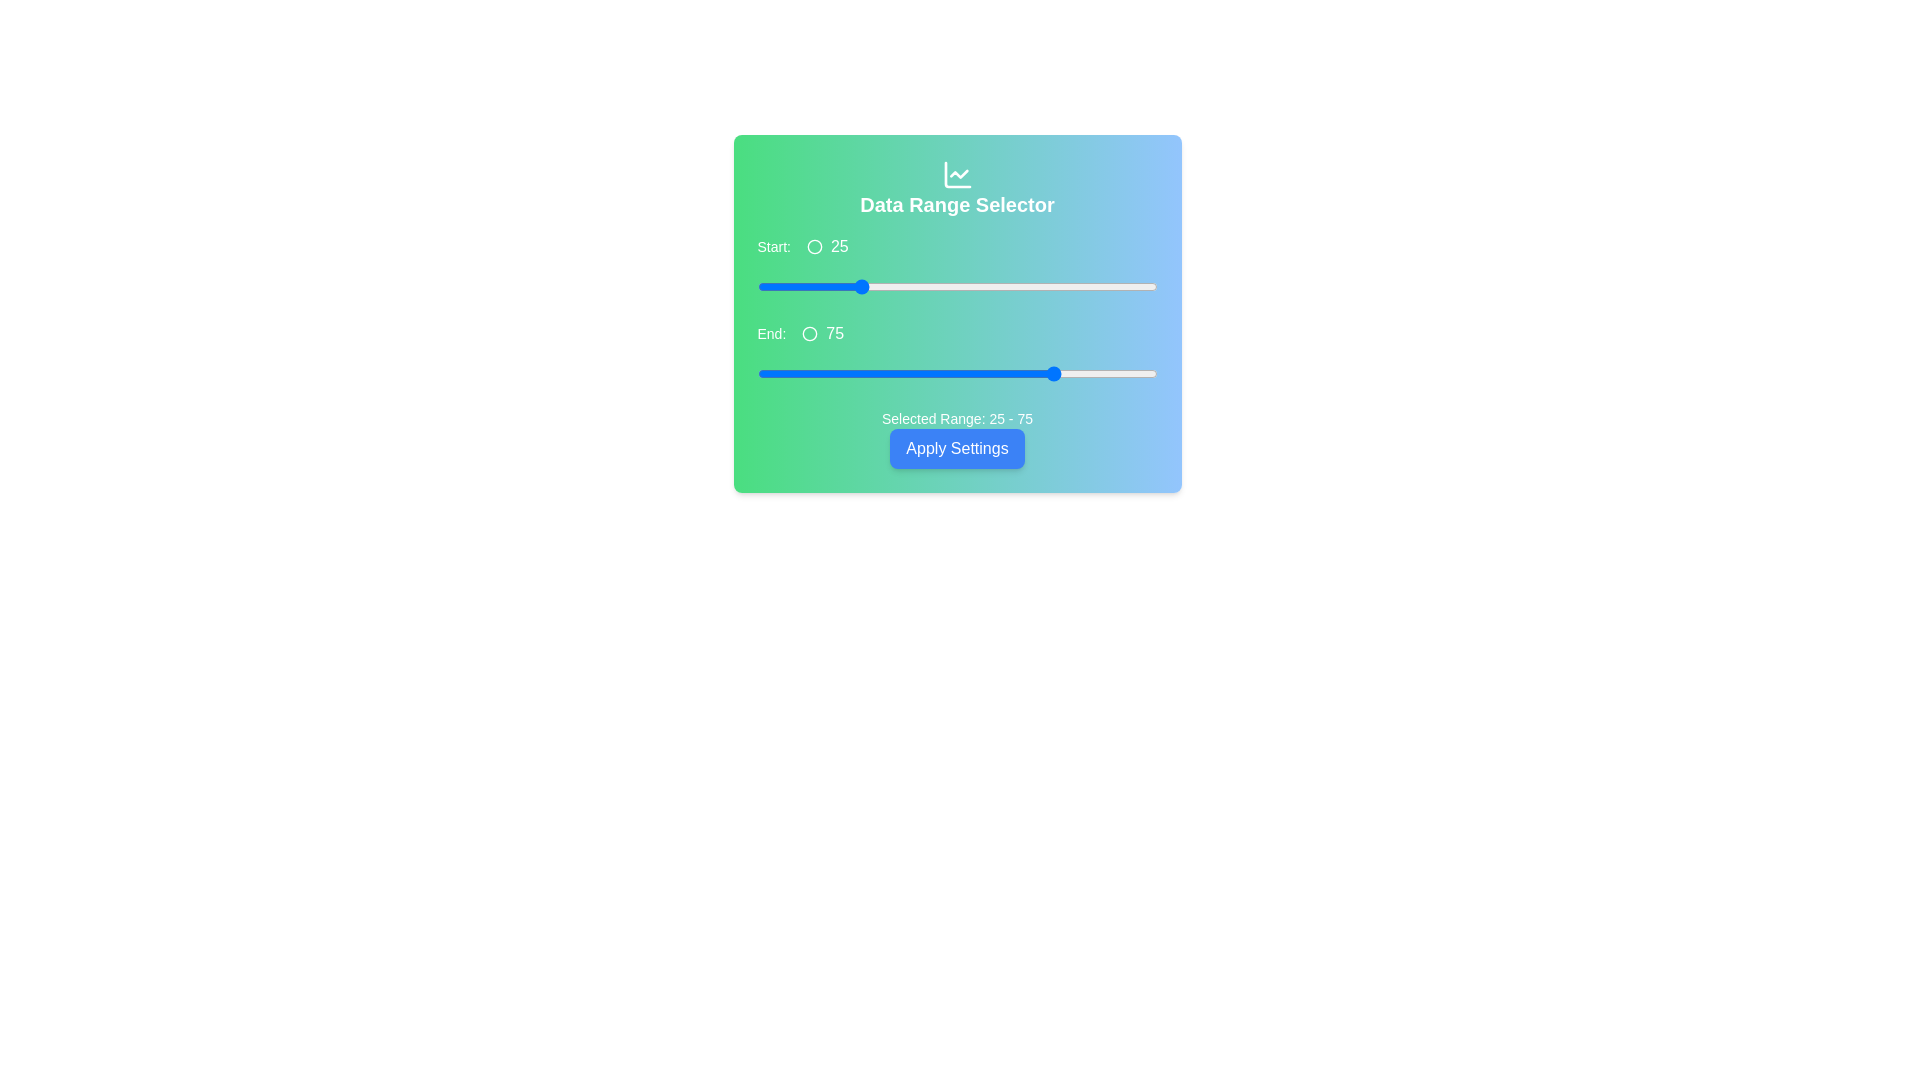 This screenshot has width=1920, height=1080. What do you see at coordinates (773, 245) in the screenshot?
I see `the Text Label indicating the starting value of a range selector located in the upper left section of the interface` at bounding box center [773, 245].